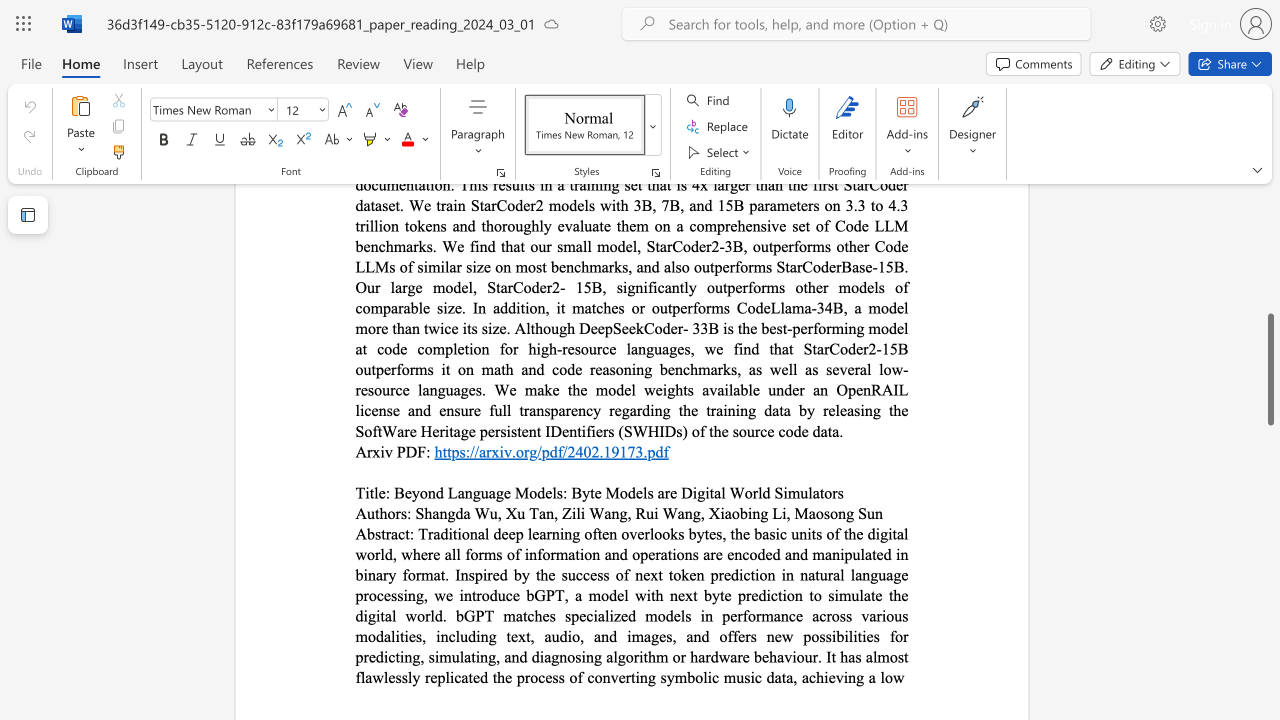  Describe the element at coordinates (438, 512) in the screenshot. I see `the subset text "ngda" within the text "Shangda Wu,"` at that location.